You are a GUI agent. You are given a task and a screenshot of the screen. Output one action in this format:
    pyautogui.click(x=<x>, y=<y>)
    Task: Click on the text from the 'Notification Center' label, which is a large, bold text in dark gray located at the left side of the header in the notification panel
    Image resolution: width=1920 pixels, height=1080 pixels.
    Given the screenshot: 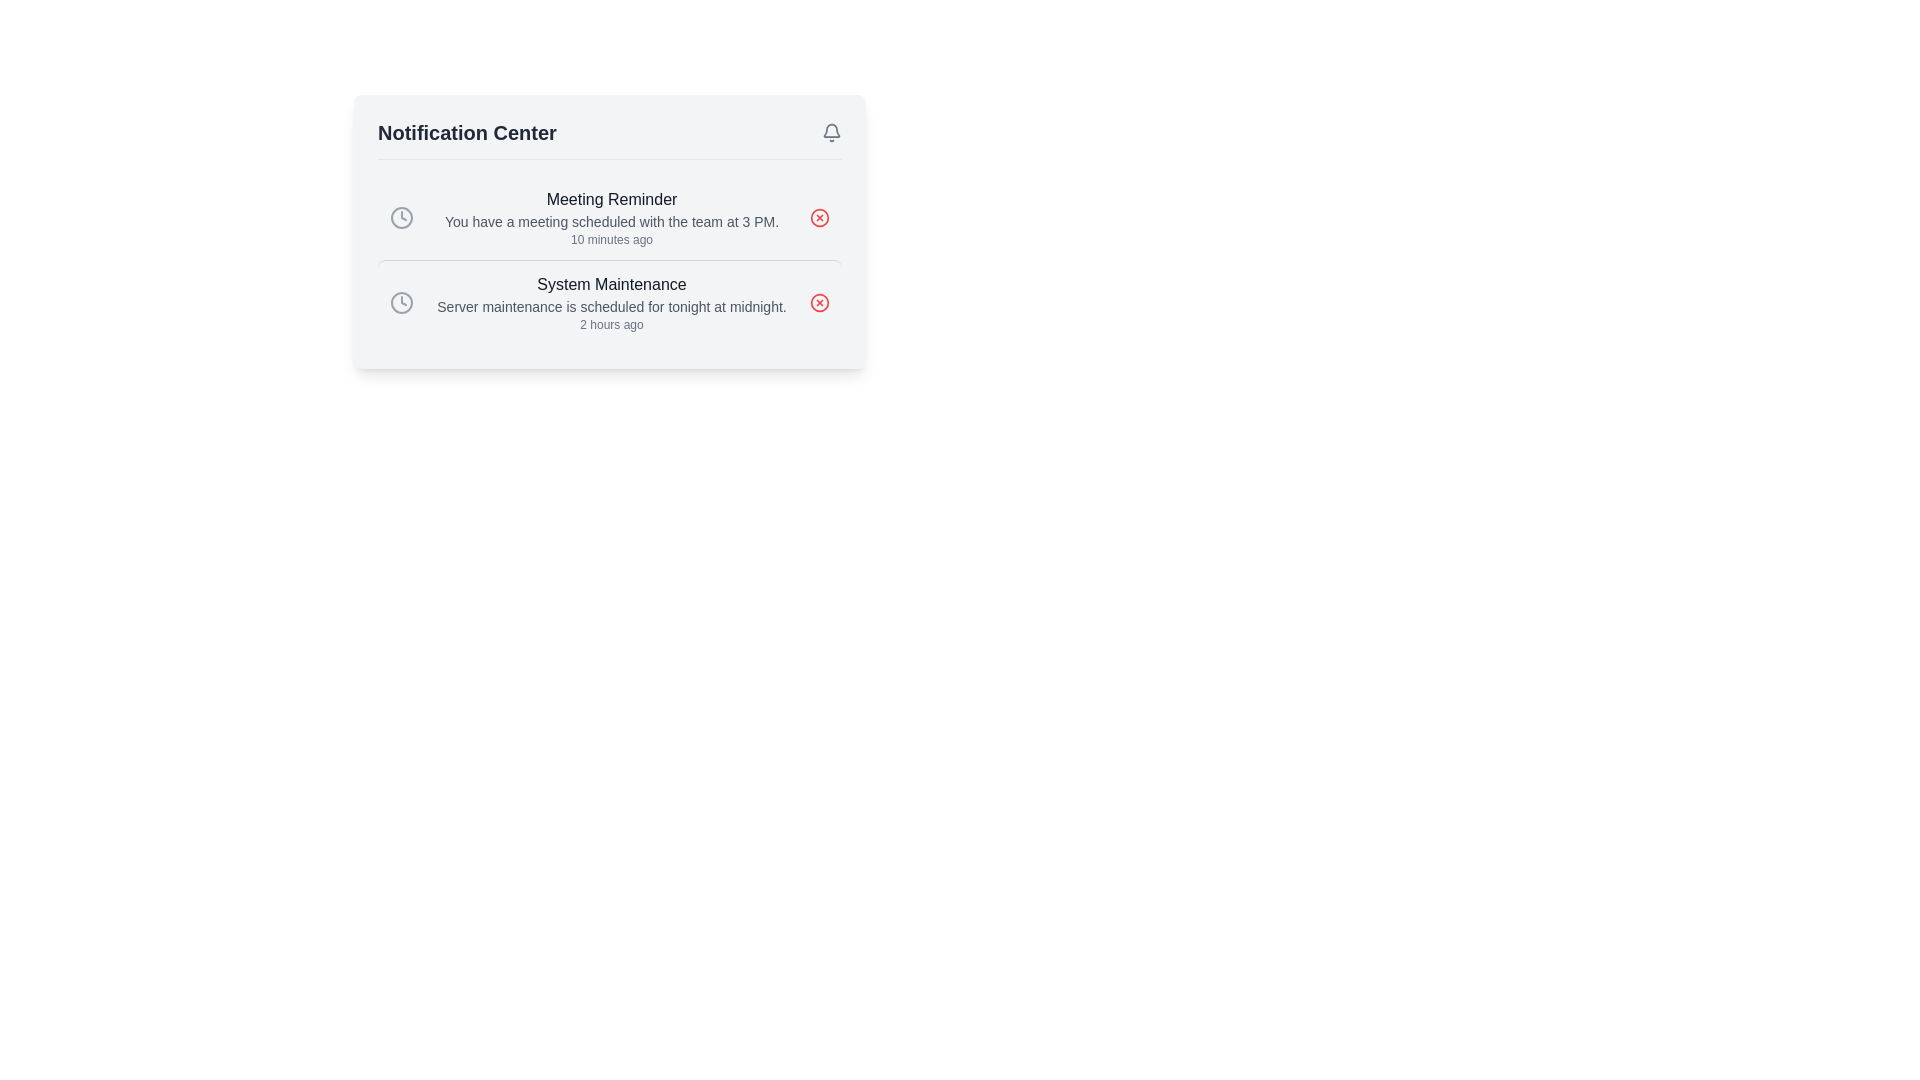 What is the action you would take?
    pyautogui.click(x=466, y=132)
    